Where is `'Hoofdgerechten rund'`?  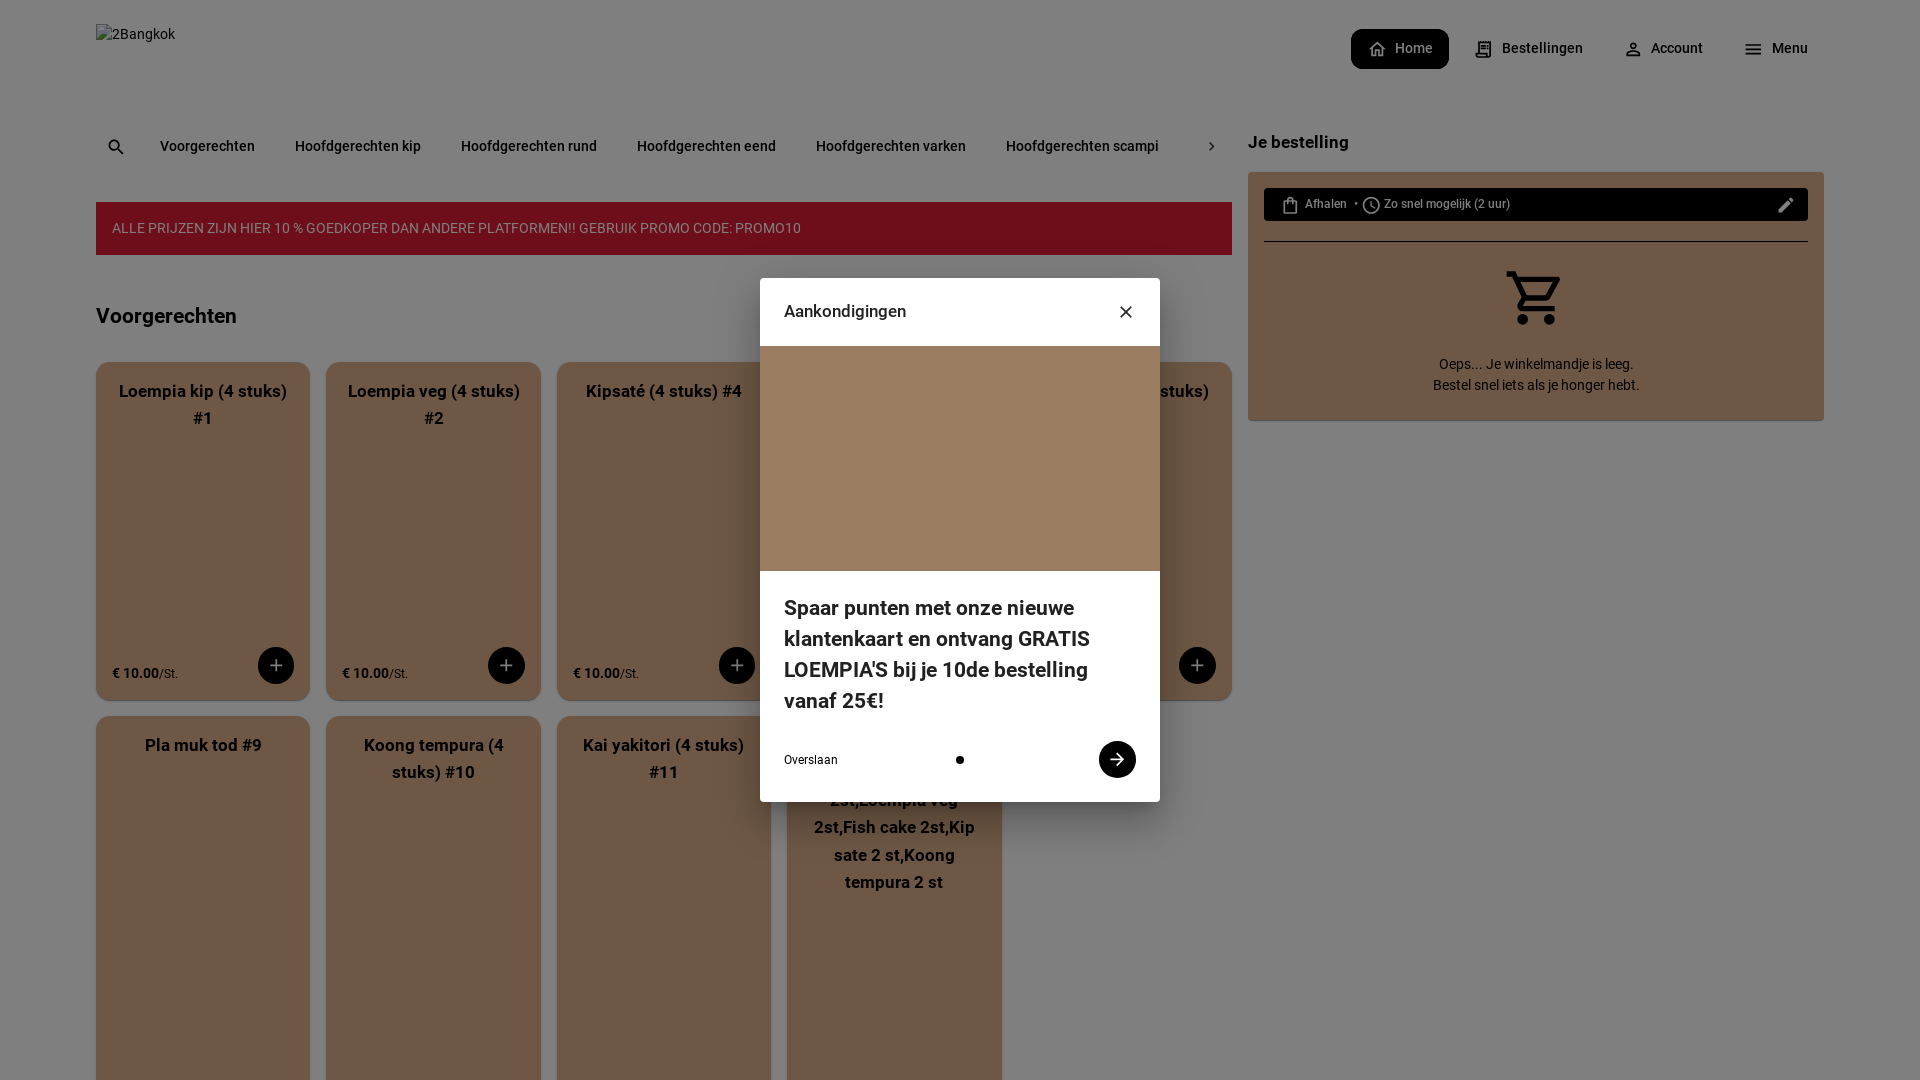
'Hoofdgerechten rund' is located at coordinates (528, 146).